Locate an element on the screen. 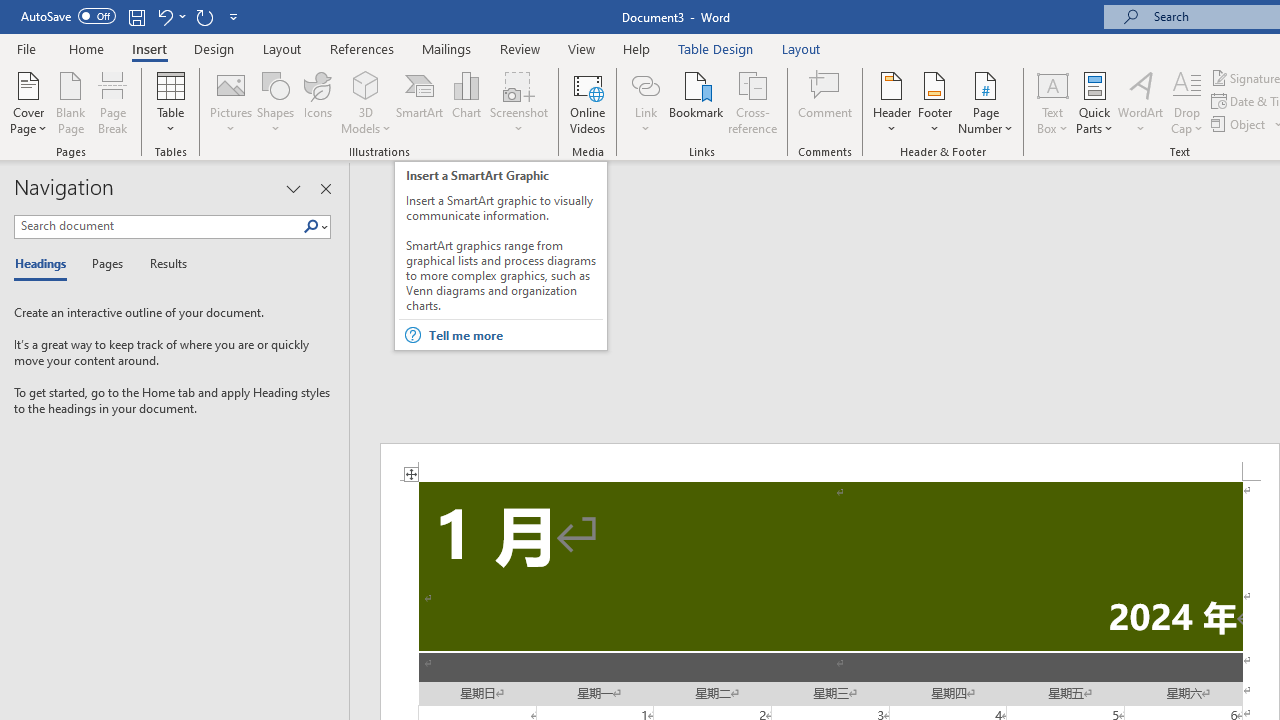 This screenshot has width=1280, height=720. 'Object...' is located at coordinates (1239, 124).